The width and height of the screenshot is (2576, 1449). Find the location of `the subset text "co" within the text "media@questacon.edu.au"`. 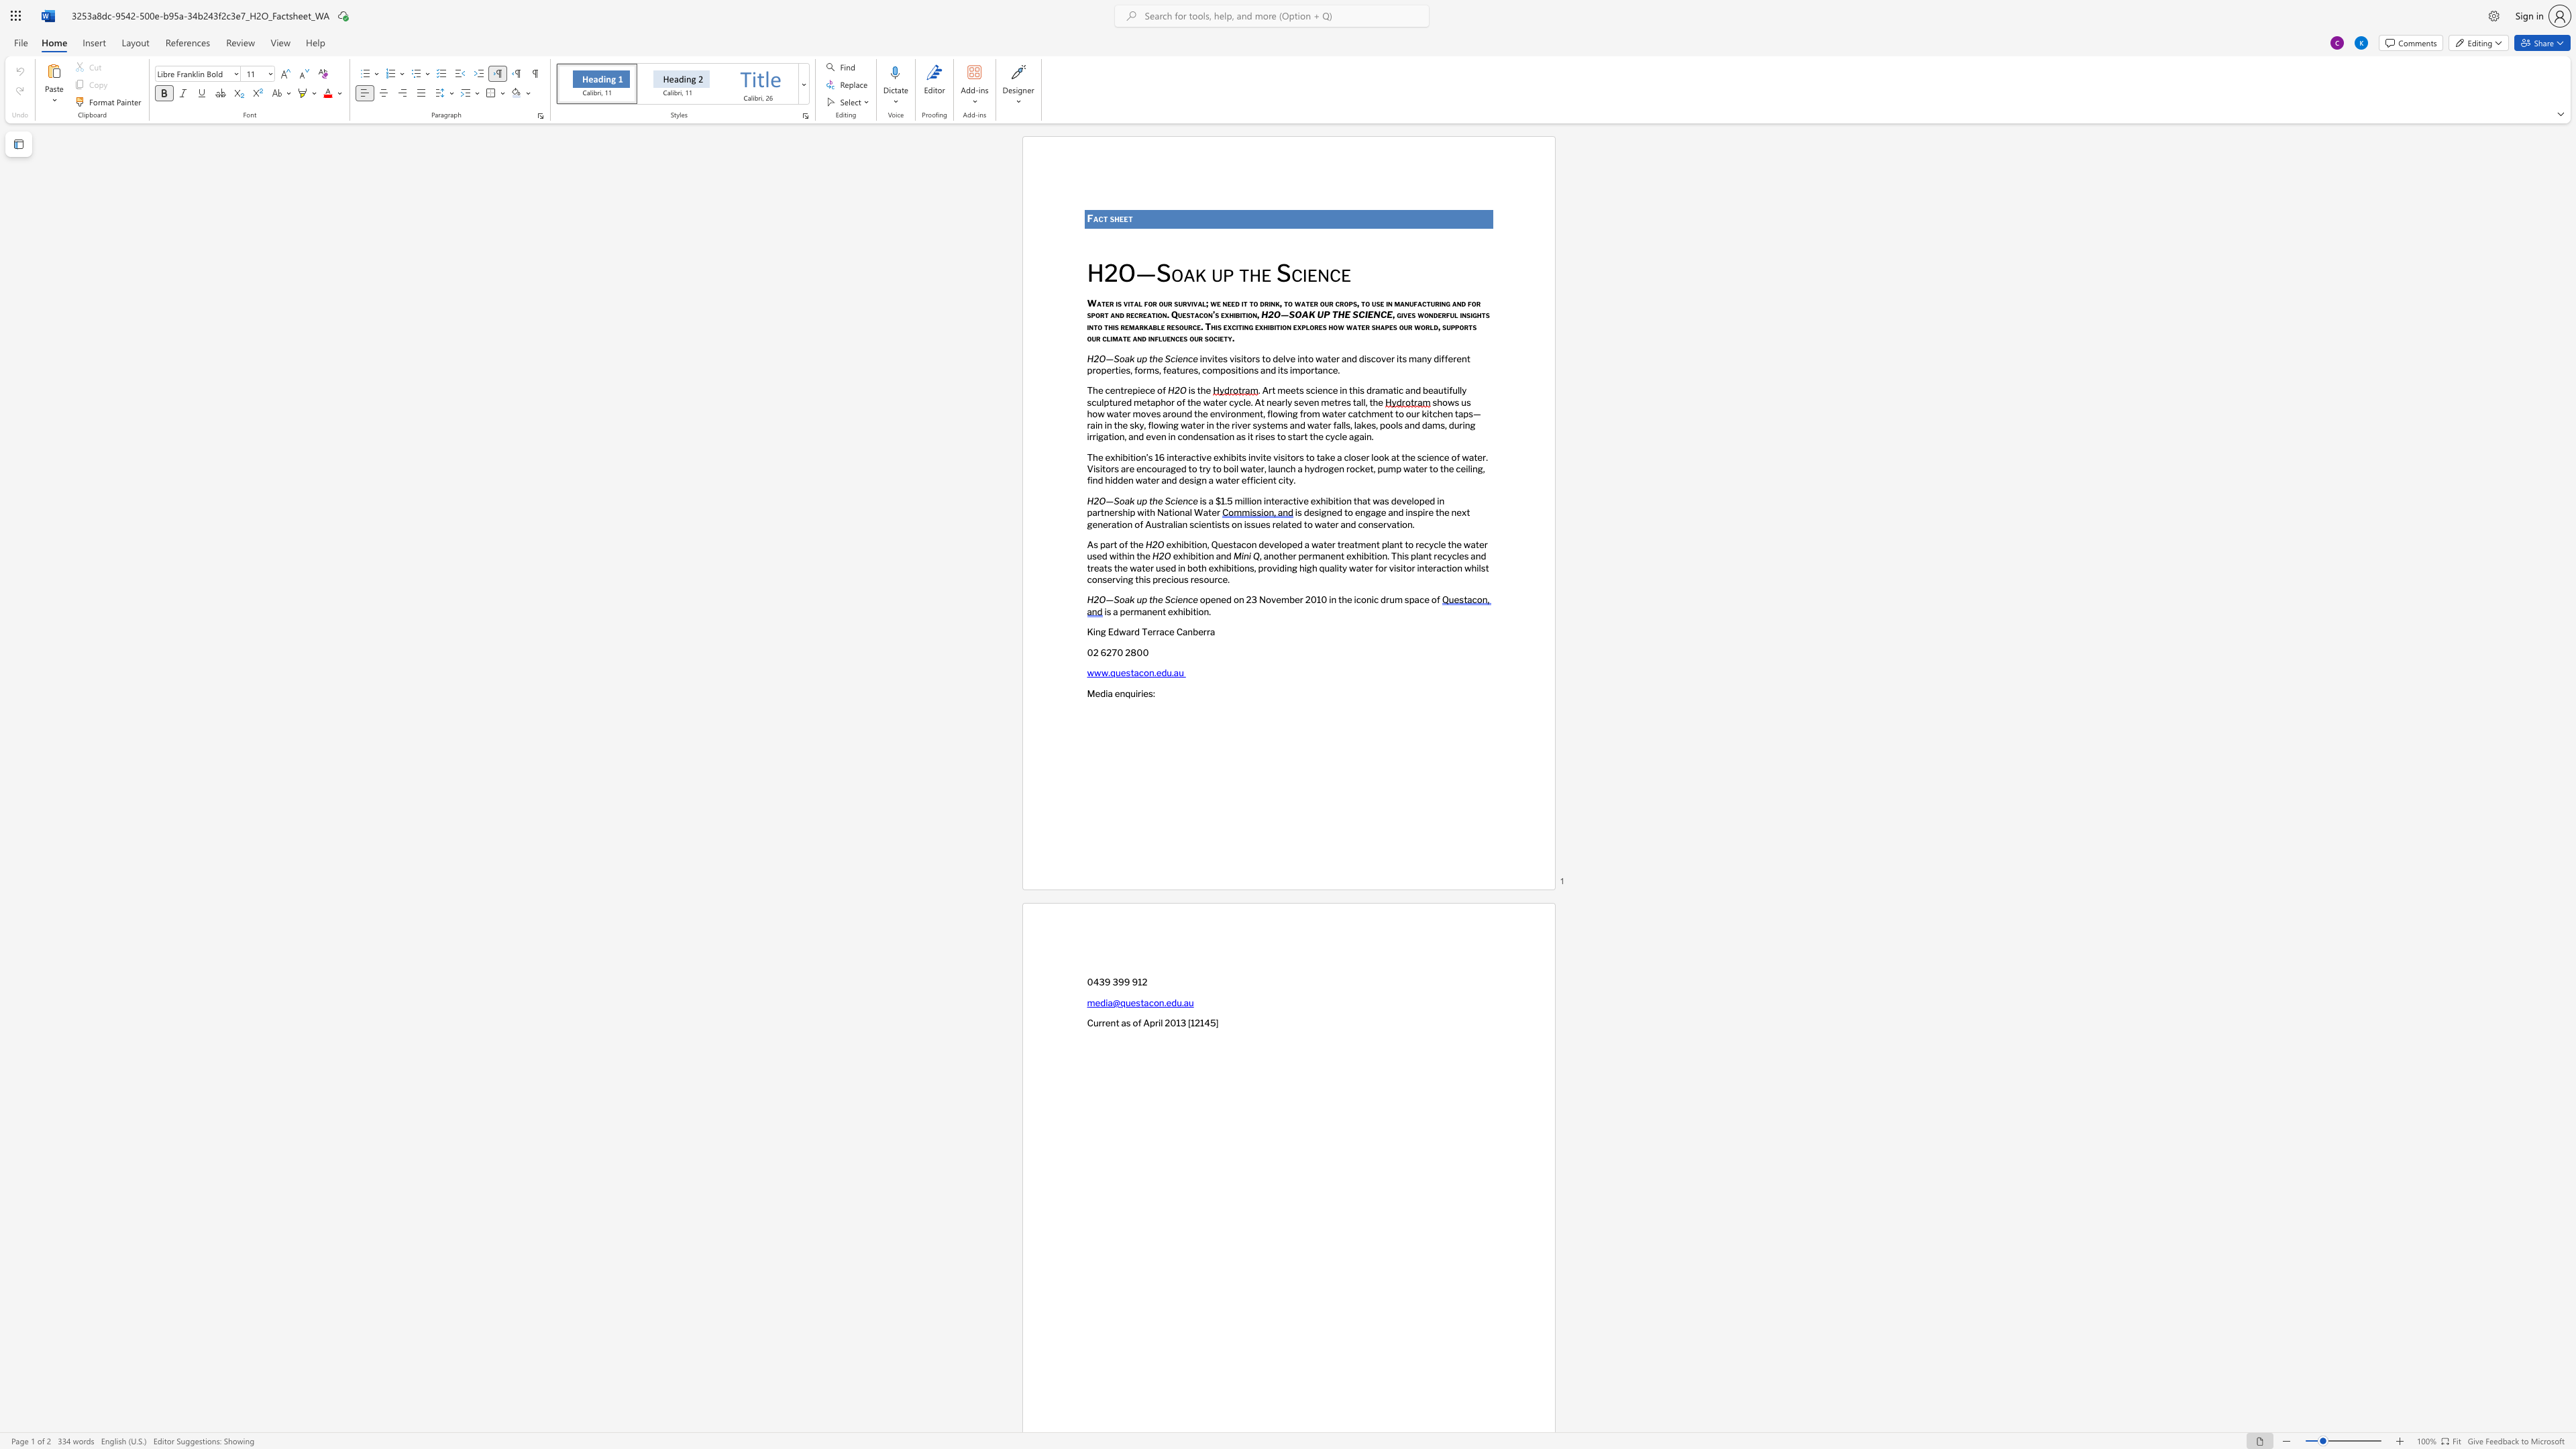

the subset text "co" within the text "media@questacon.edu.au" is located at coordinates (1148, 1001).